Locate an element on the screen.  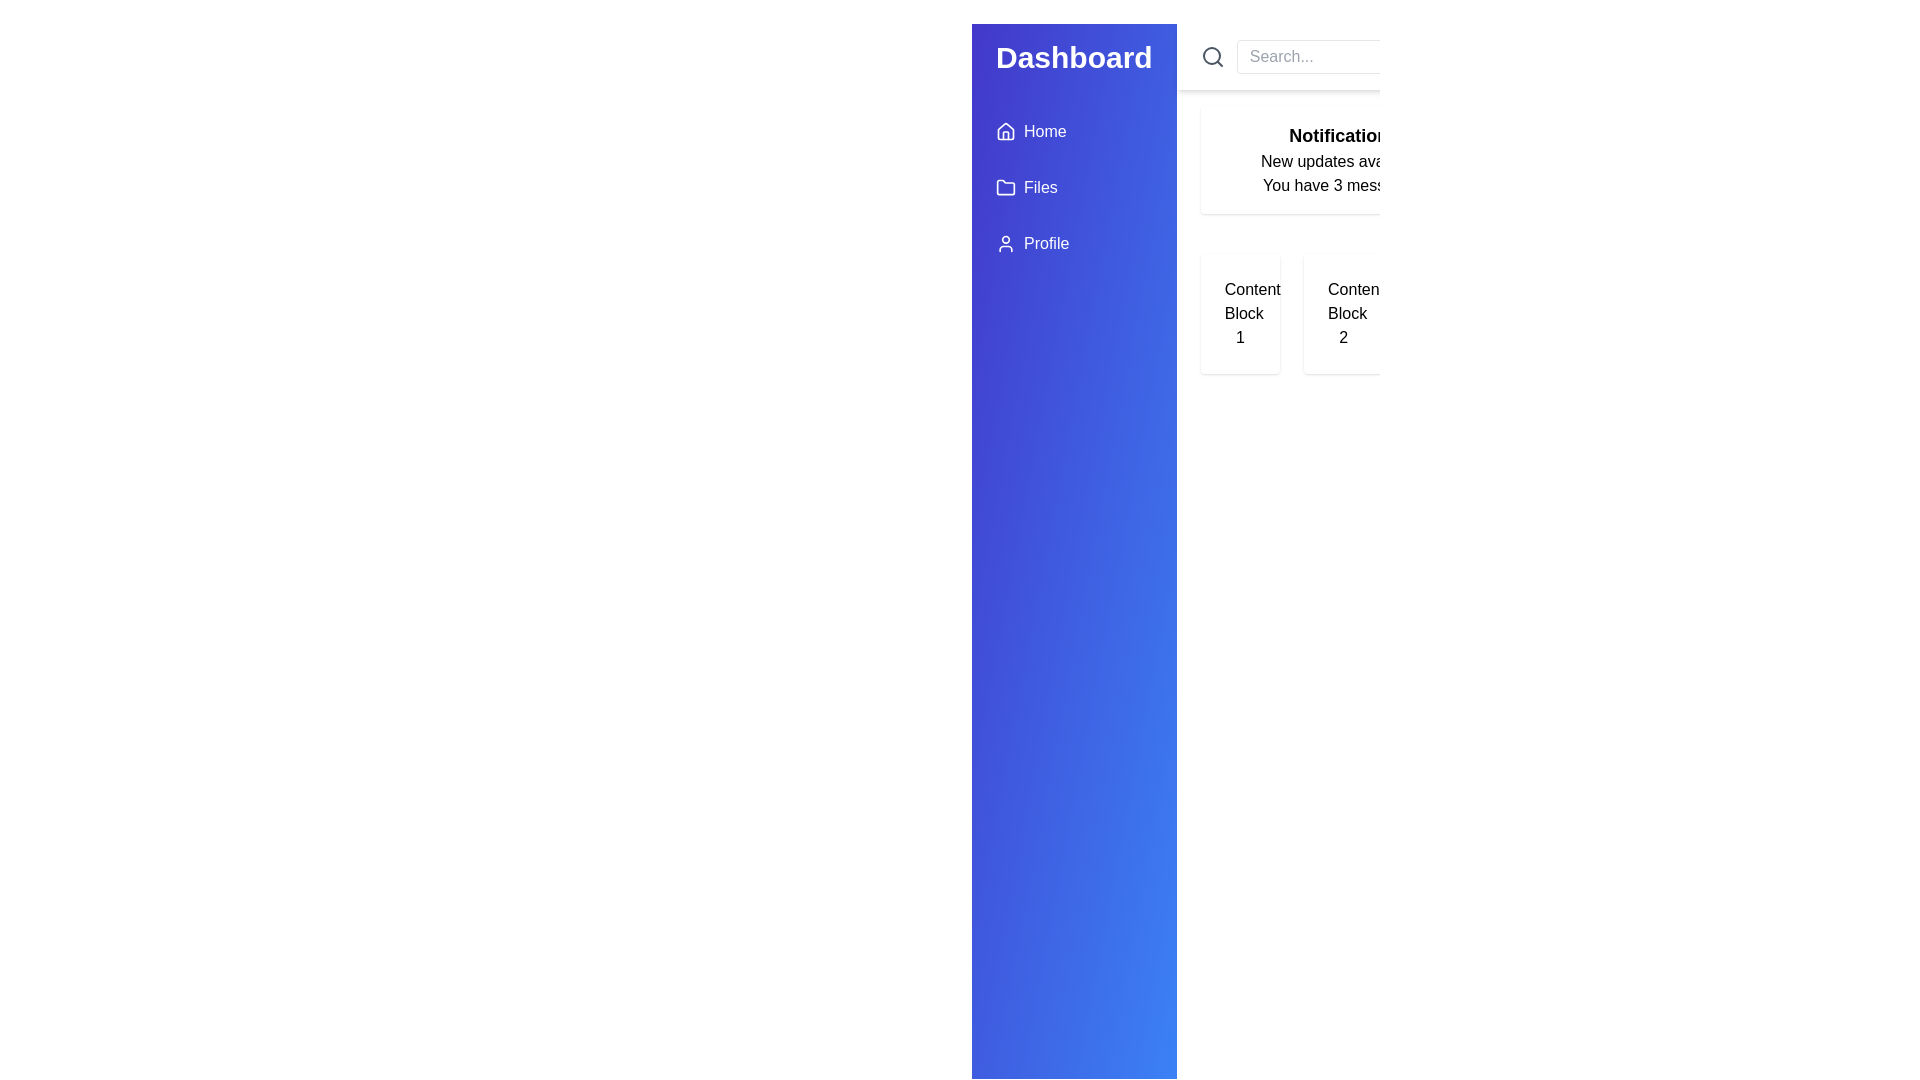
the profile icon, which is a white outline of a person on a blue background, located next to the text 'Profile' in the vertical navigation bar is located at coordinates (1006, 242).